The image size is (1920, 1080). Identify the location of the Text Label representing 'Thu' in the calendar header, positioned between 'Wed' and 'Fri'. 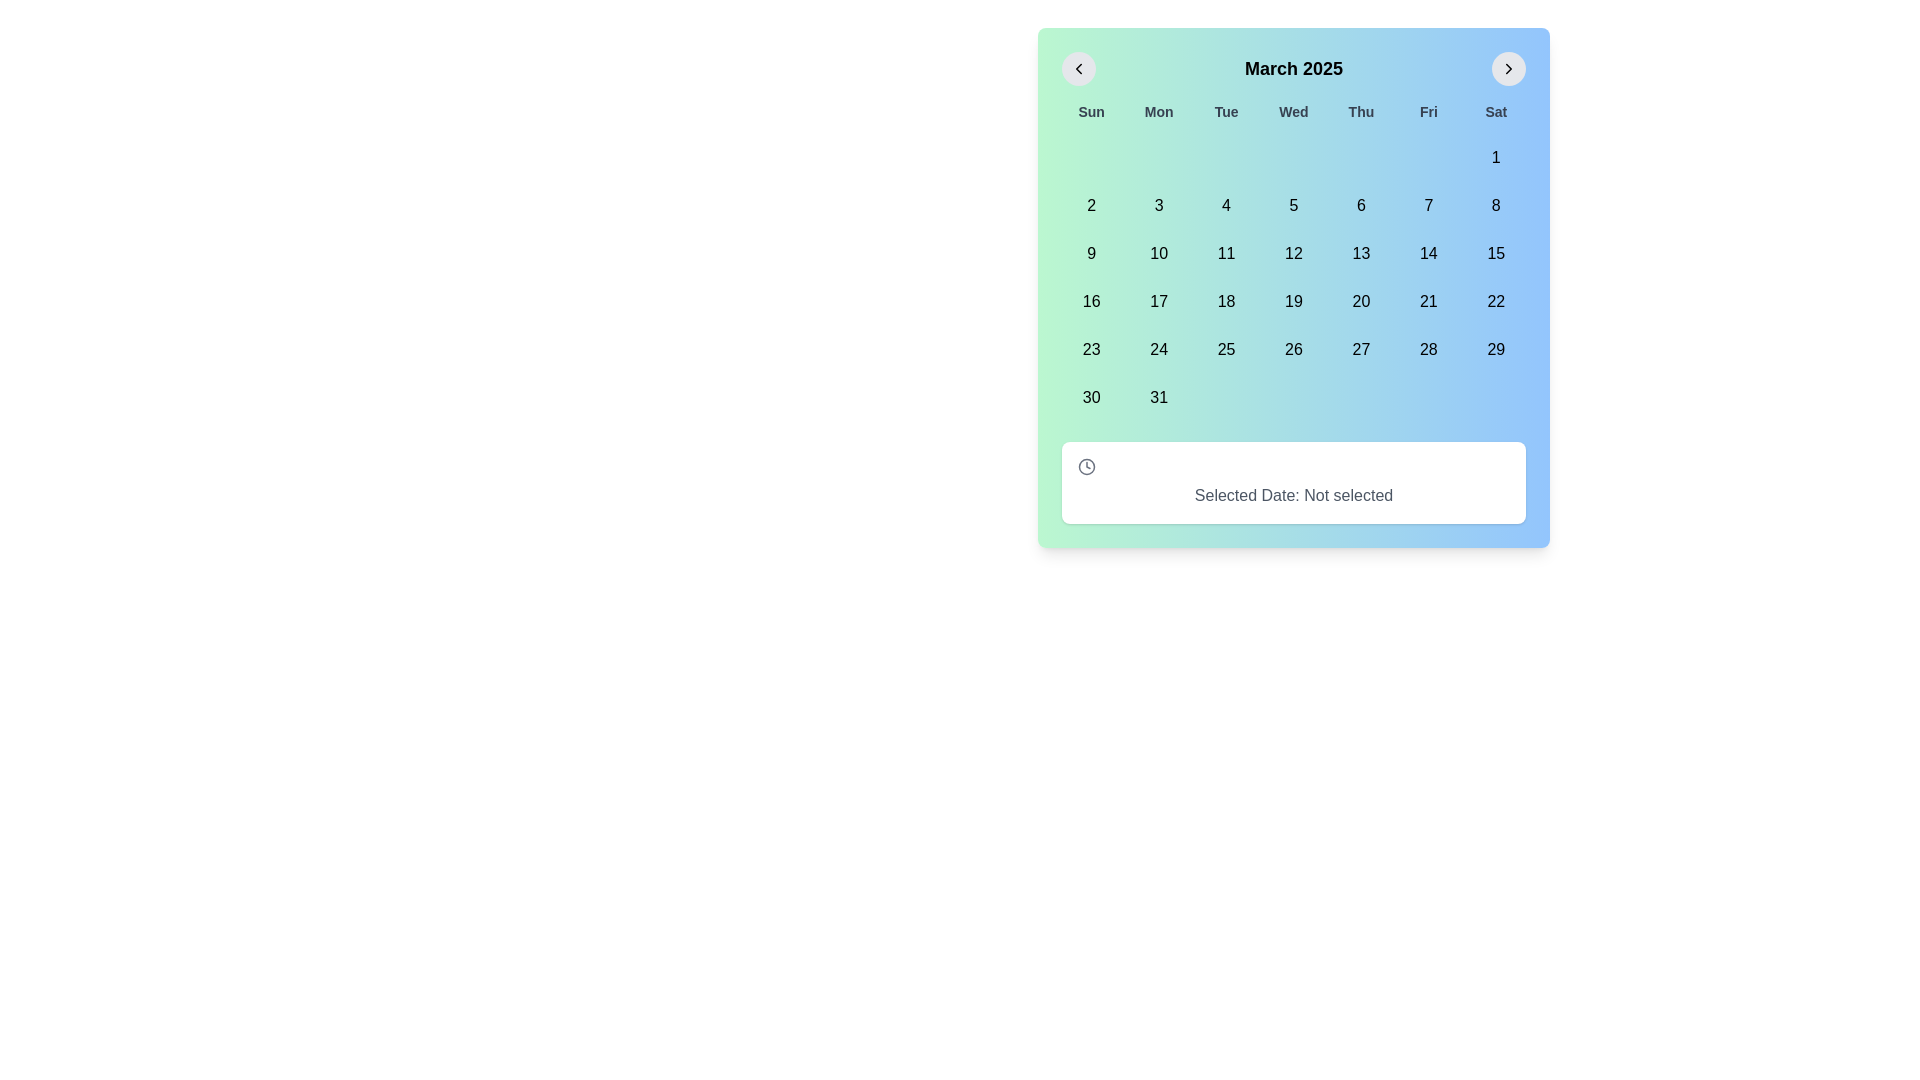
(1360, 111).